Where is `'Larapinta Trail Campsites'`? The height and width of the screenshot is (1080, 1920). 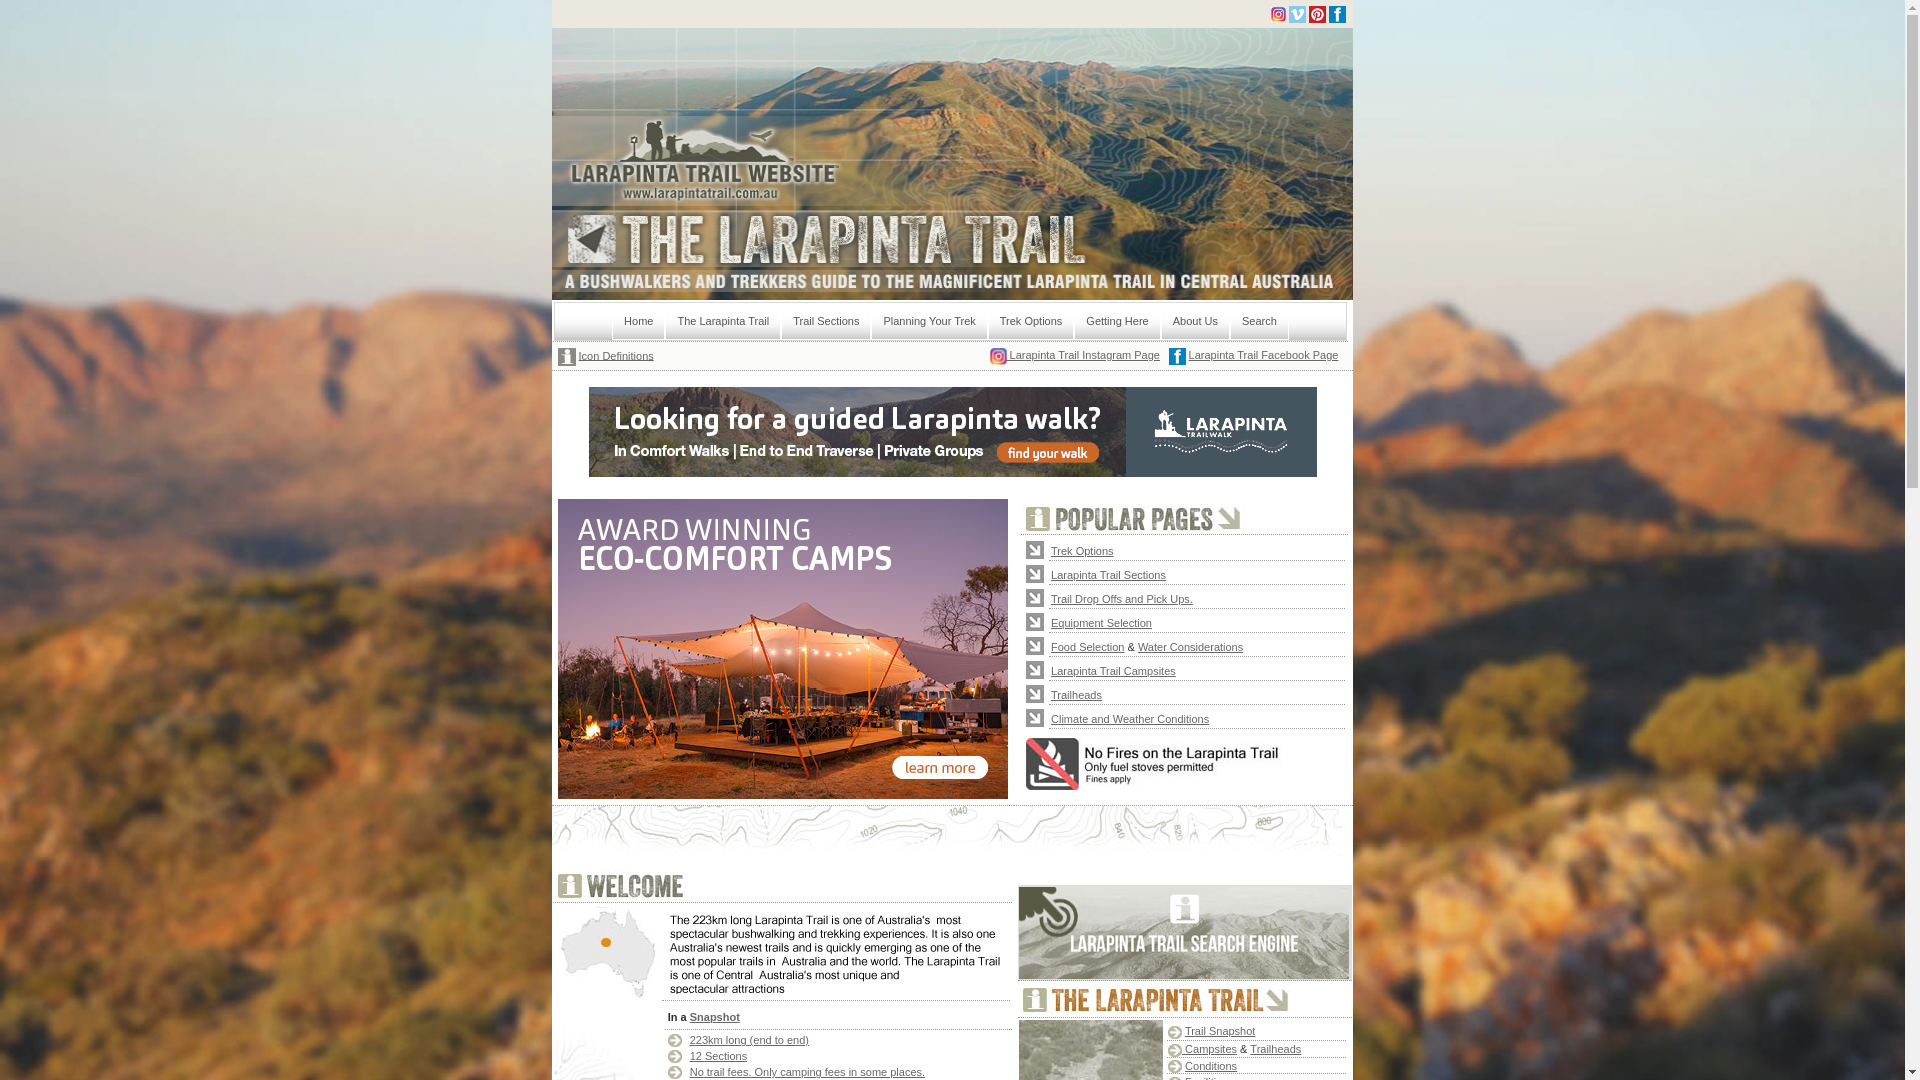 'Larapinta Trail Campsites' is located at coordinates (1050, 670).